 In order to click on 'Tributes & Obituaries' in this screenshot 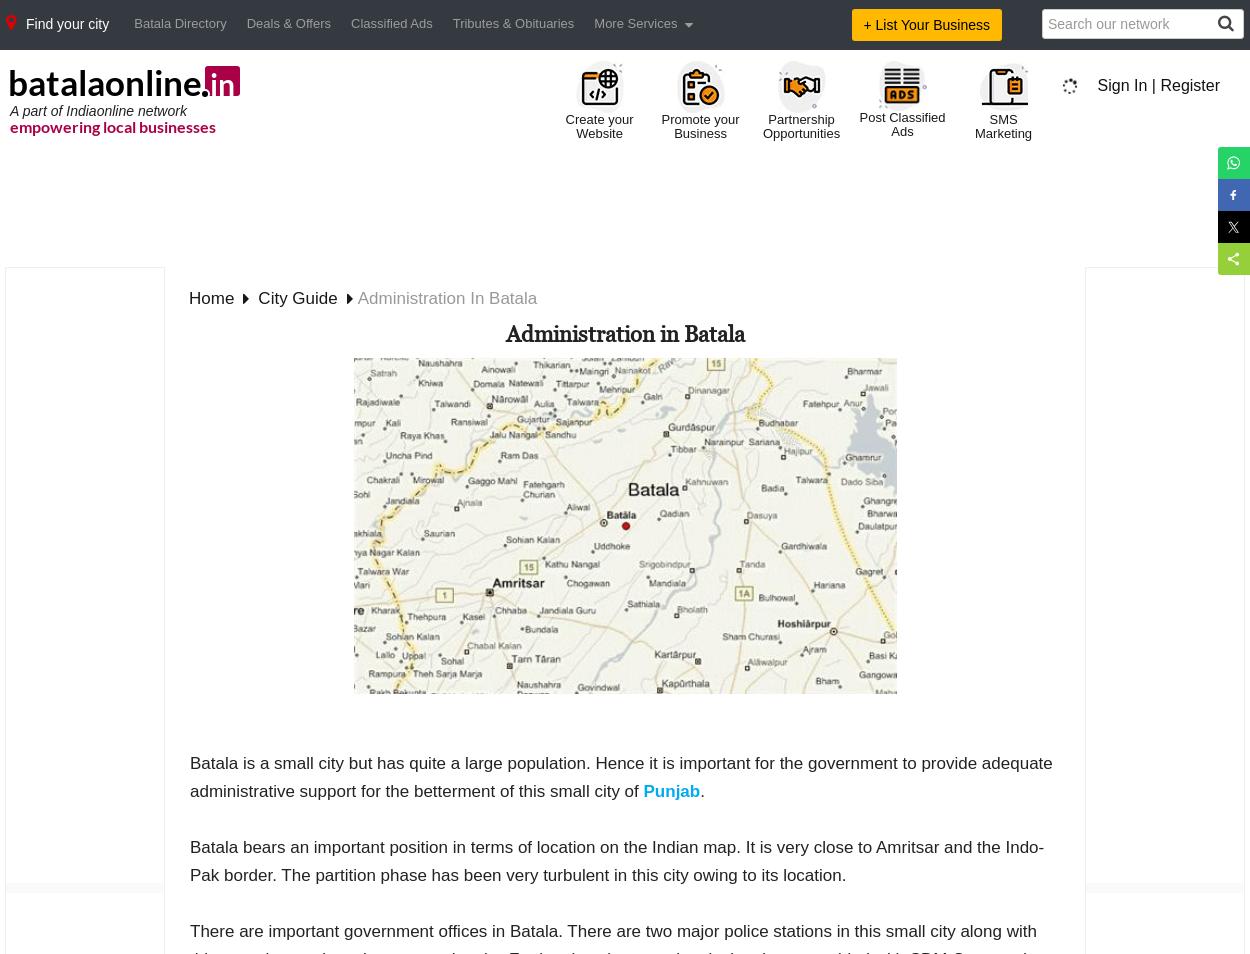, I will do `click(513, 22)`.